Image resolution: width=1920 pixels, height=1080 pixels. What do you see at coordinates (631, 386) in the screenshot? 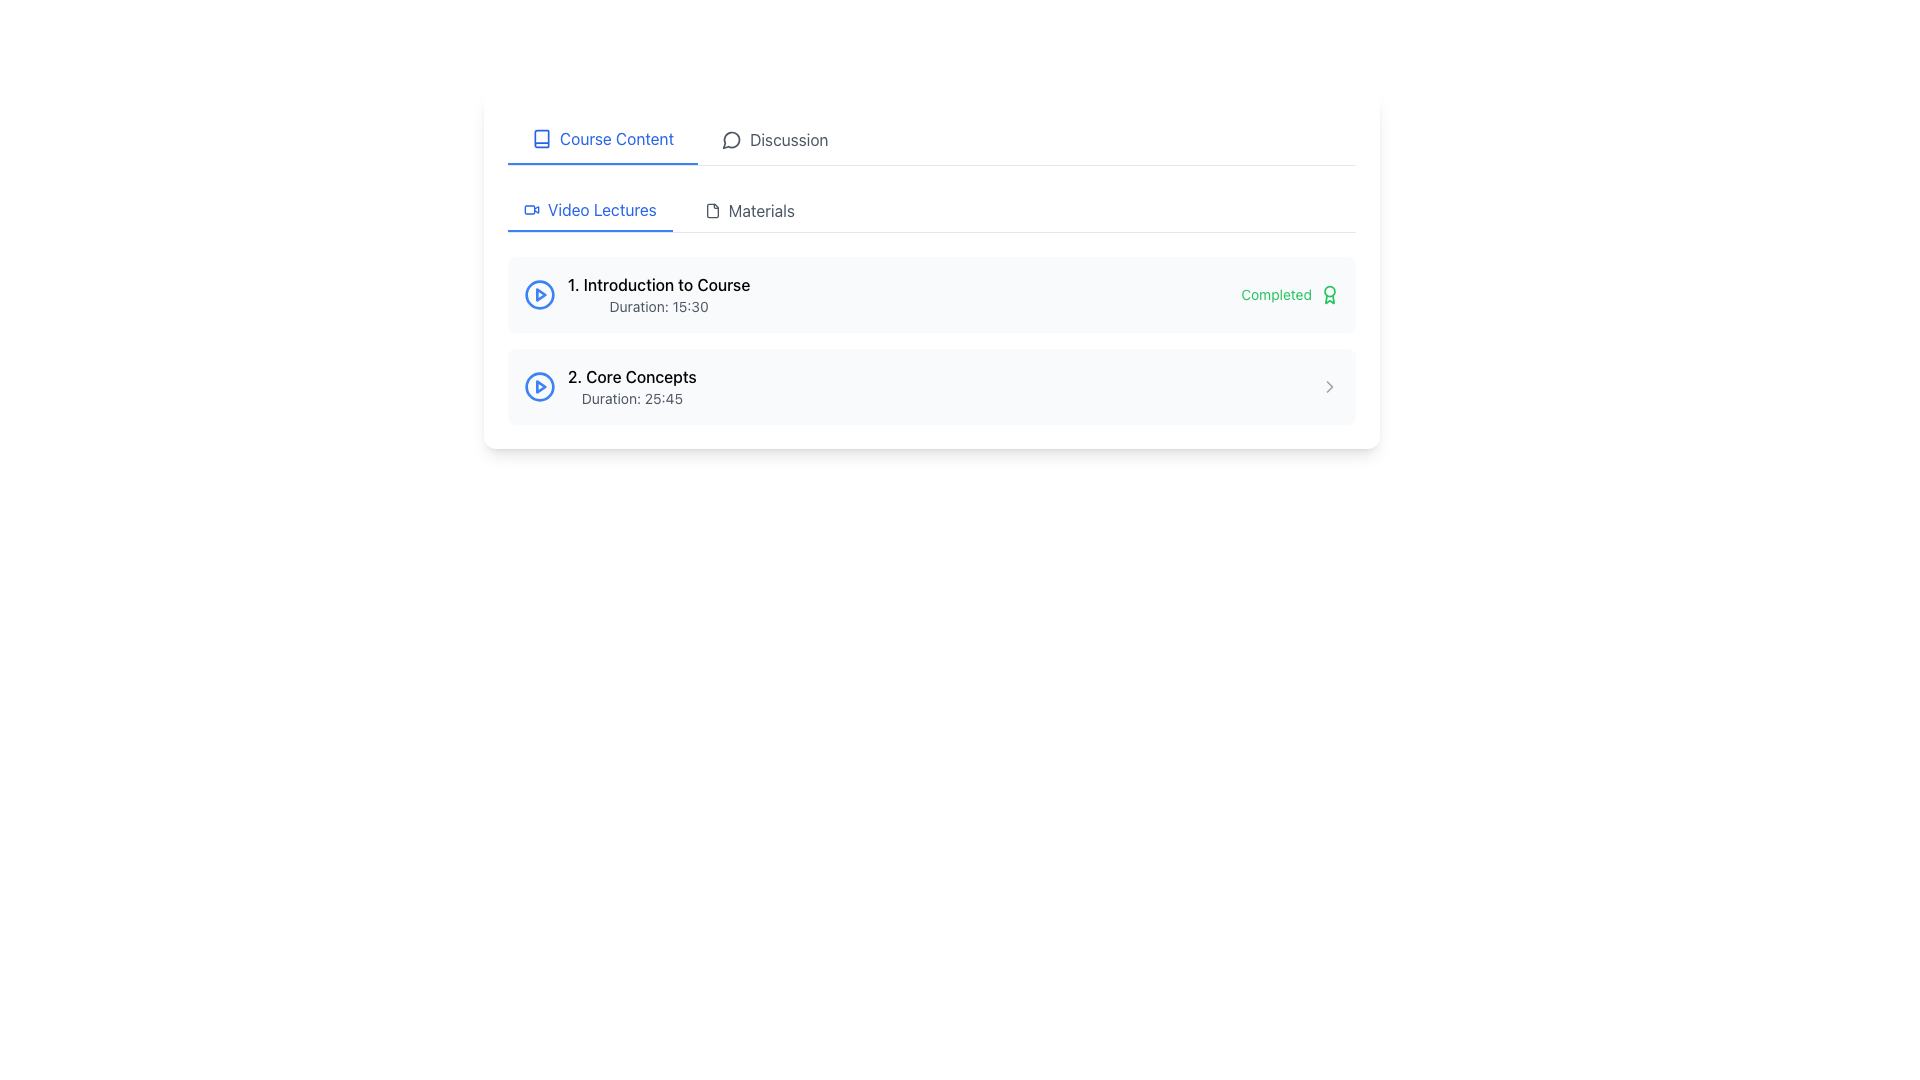
I see `the text label element displaying '2. Core Concepts' along with its duration 'Duration: 25:45', located in the list of video lectures as the second item` at bounding box center [631, 386].